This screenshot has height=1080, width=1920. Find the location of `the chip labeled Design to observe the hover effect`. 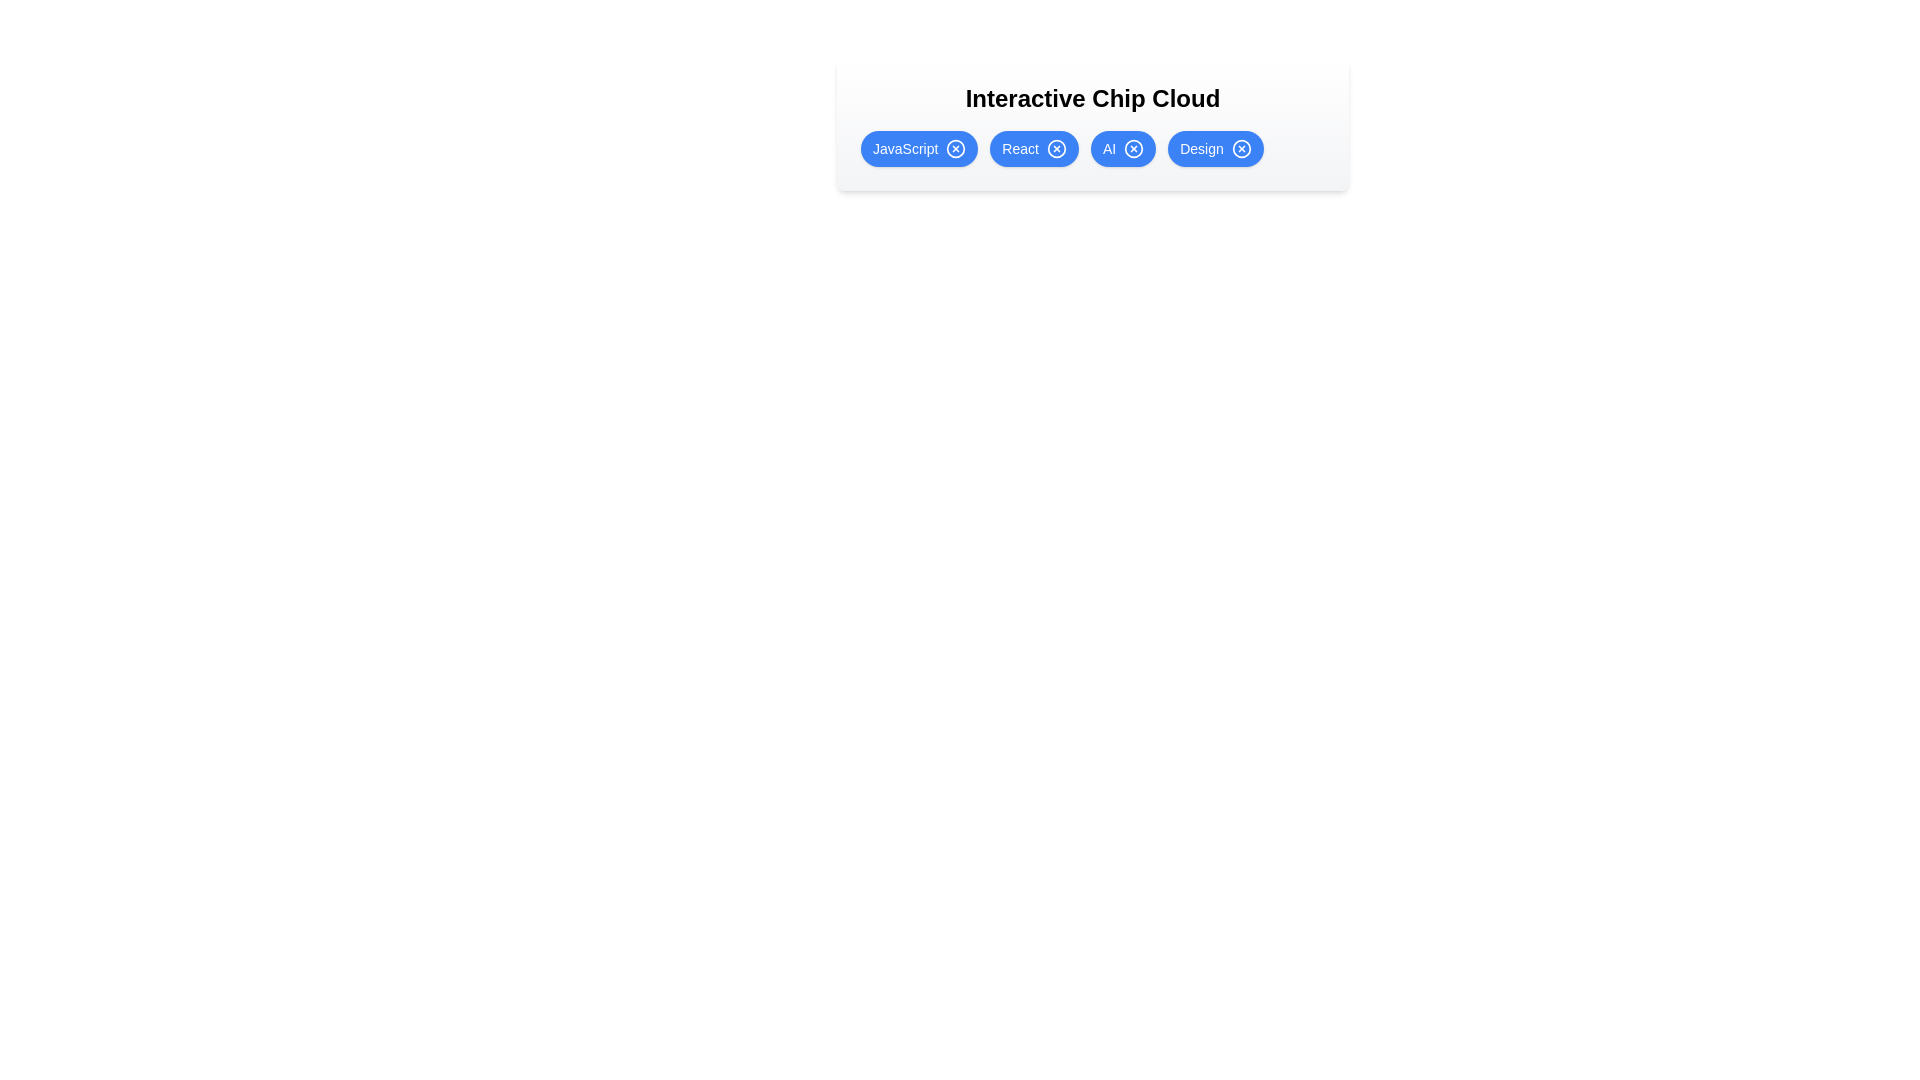

the chip labeled Design to observe the hover effect is located at coordinates (1214, 148).